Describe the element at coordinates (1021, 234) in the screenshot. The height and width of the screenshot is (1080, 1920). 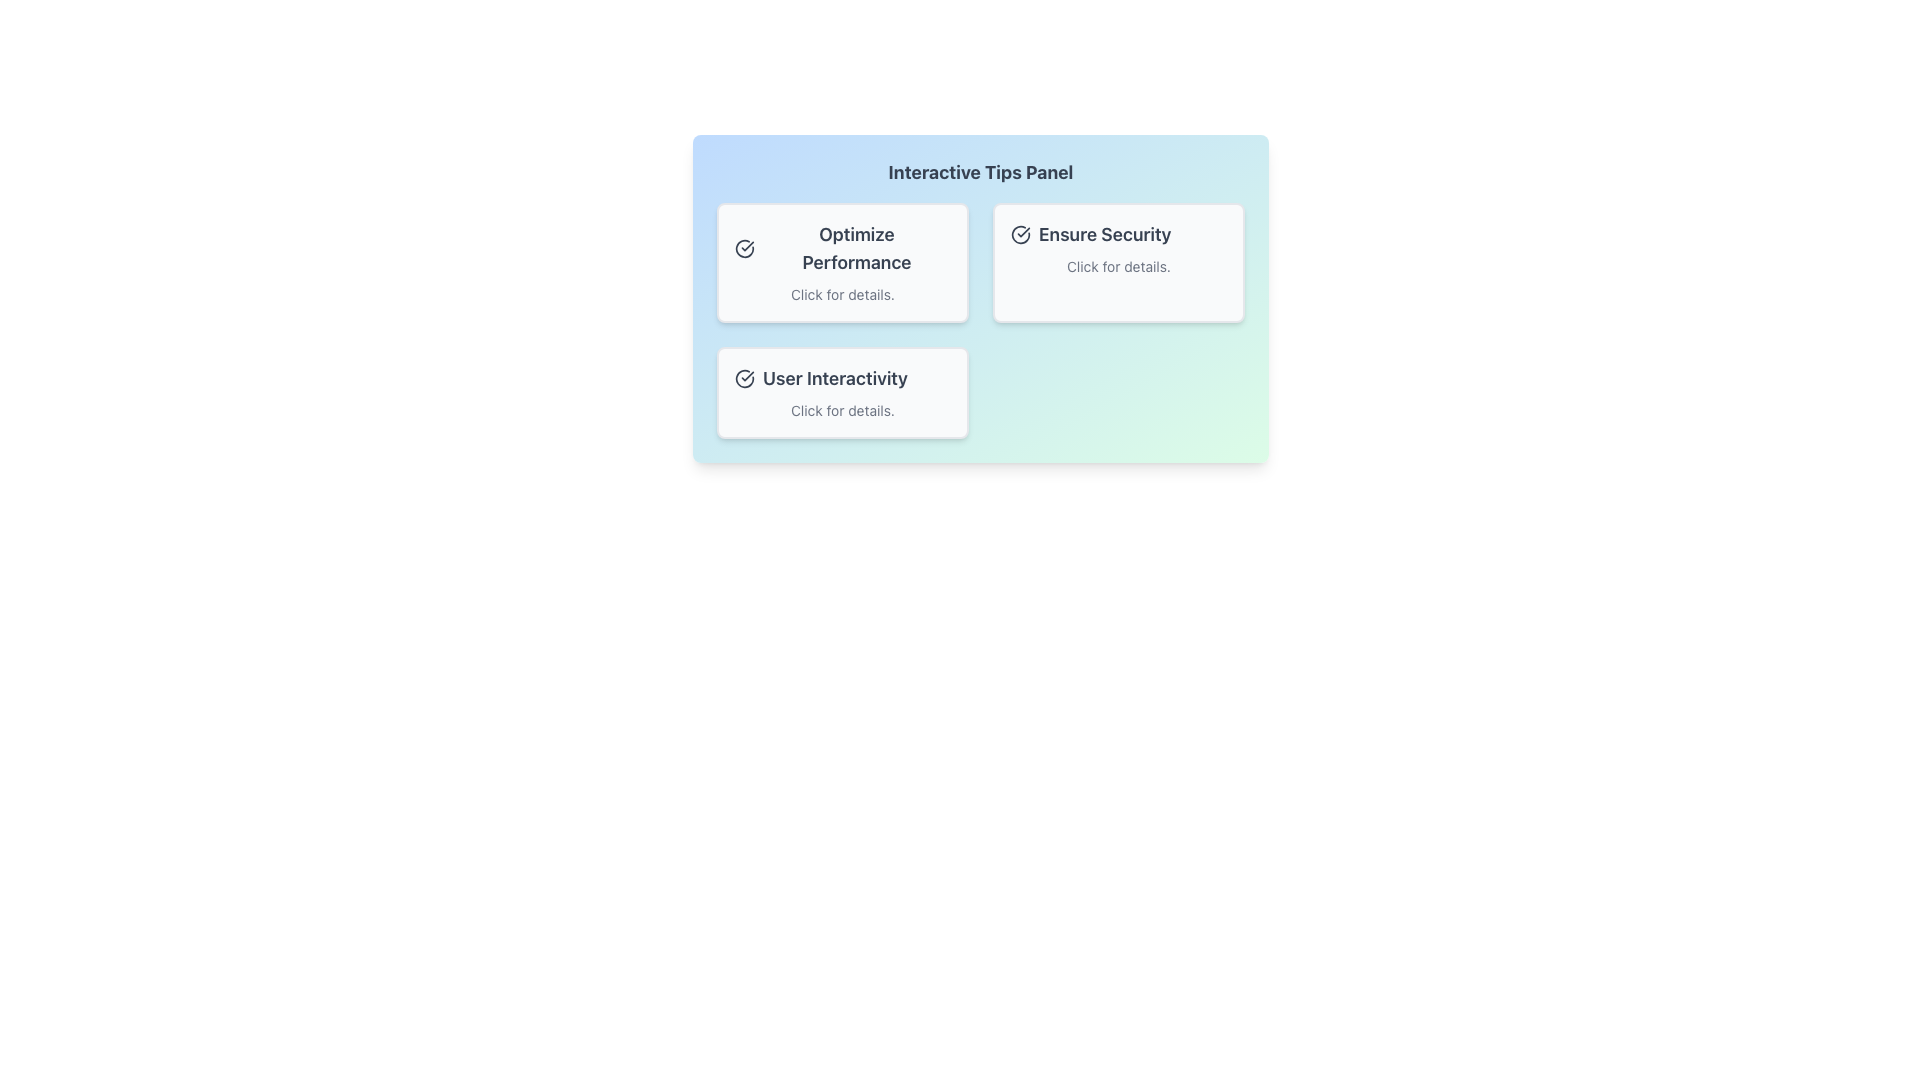
I see `the circular confirmation icon with a checkmark, located to the left of the text 'Ensure Security' in the upper-right box of the 'Interactive Tips Panel'` at that location.